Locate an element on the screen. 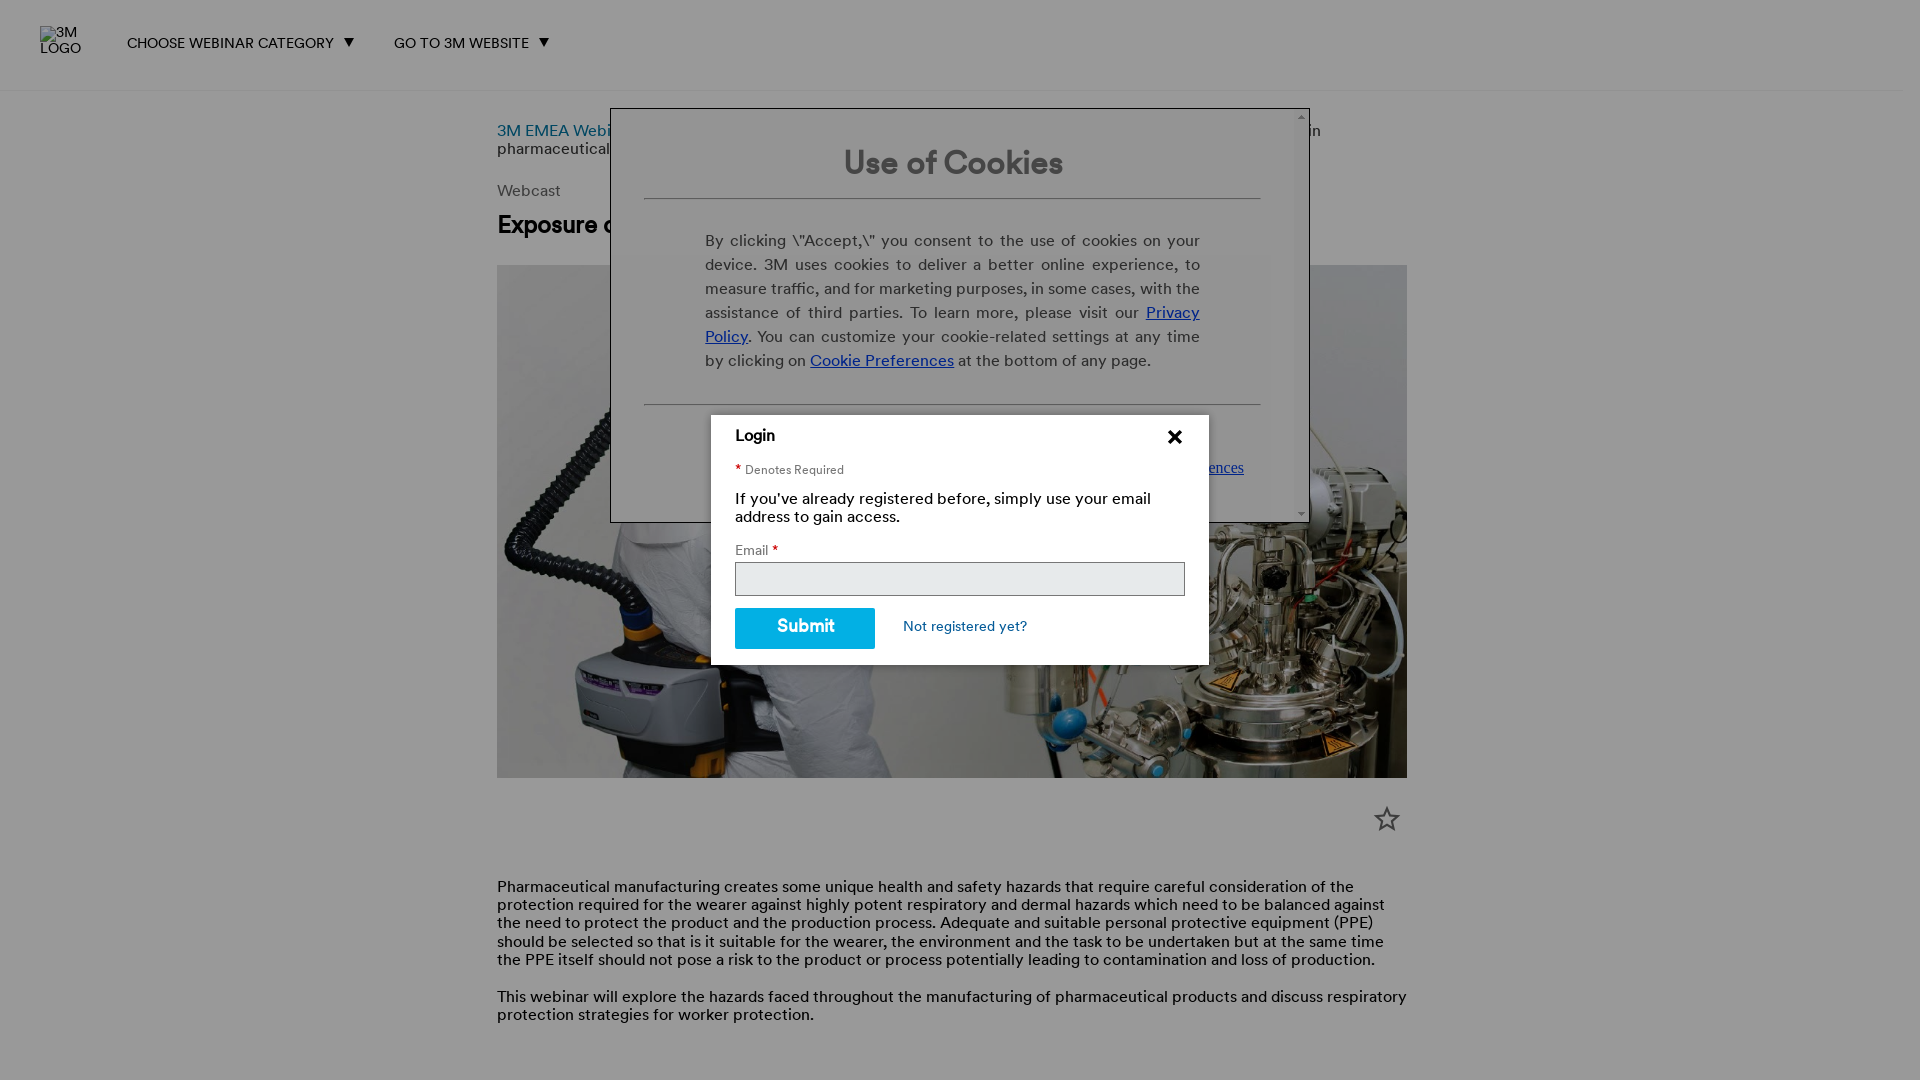 The height and width of the screenshot is (1080, 1920). 'GO TO 3M WEBSITE' is located at coordinates (388, 40).